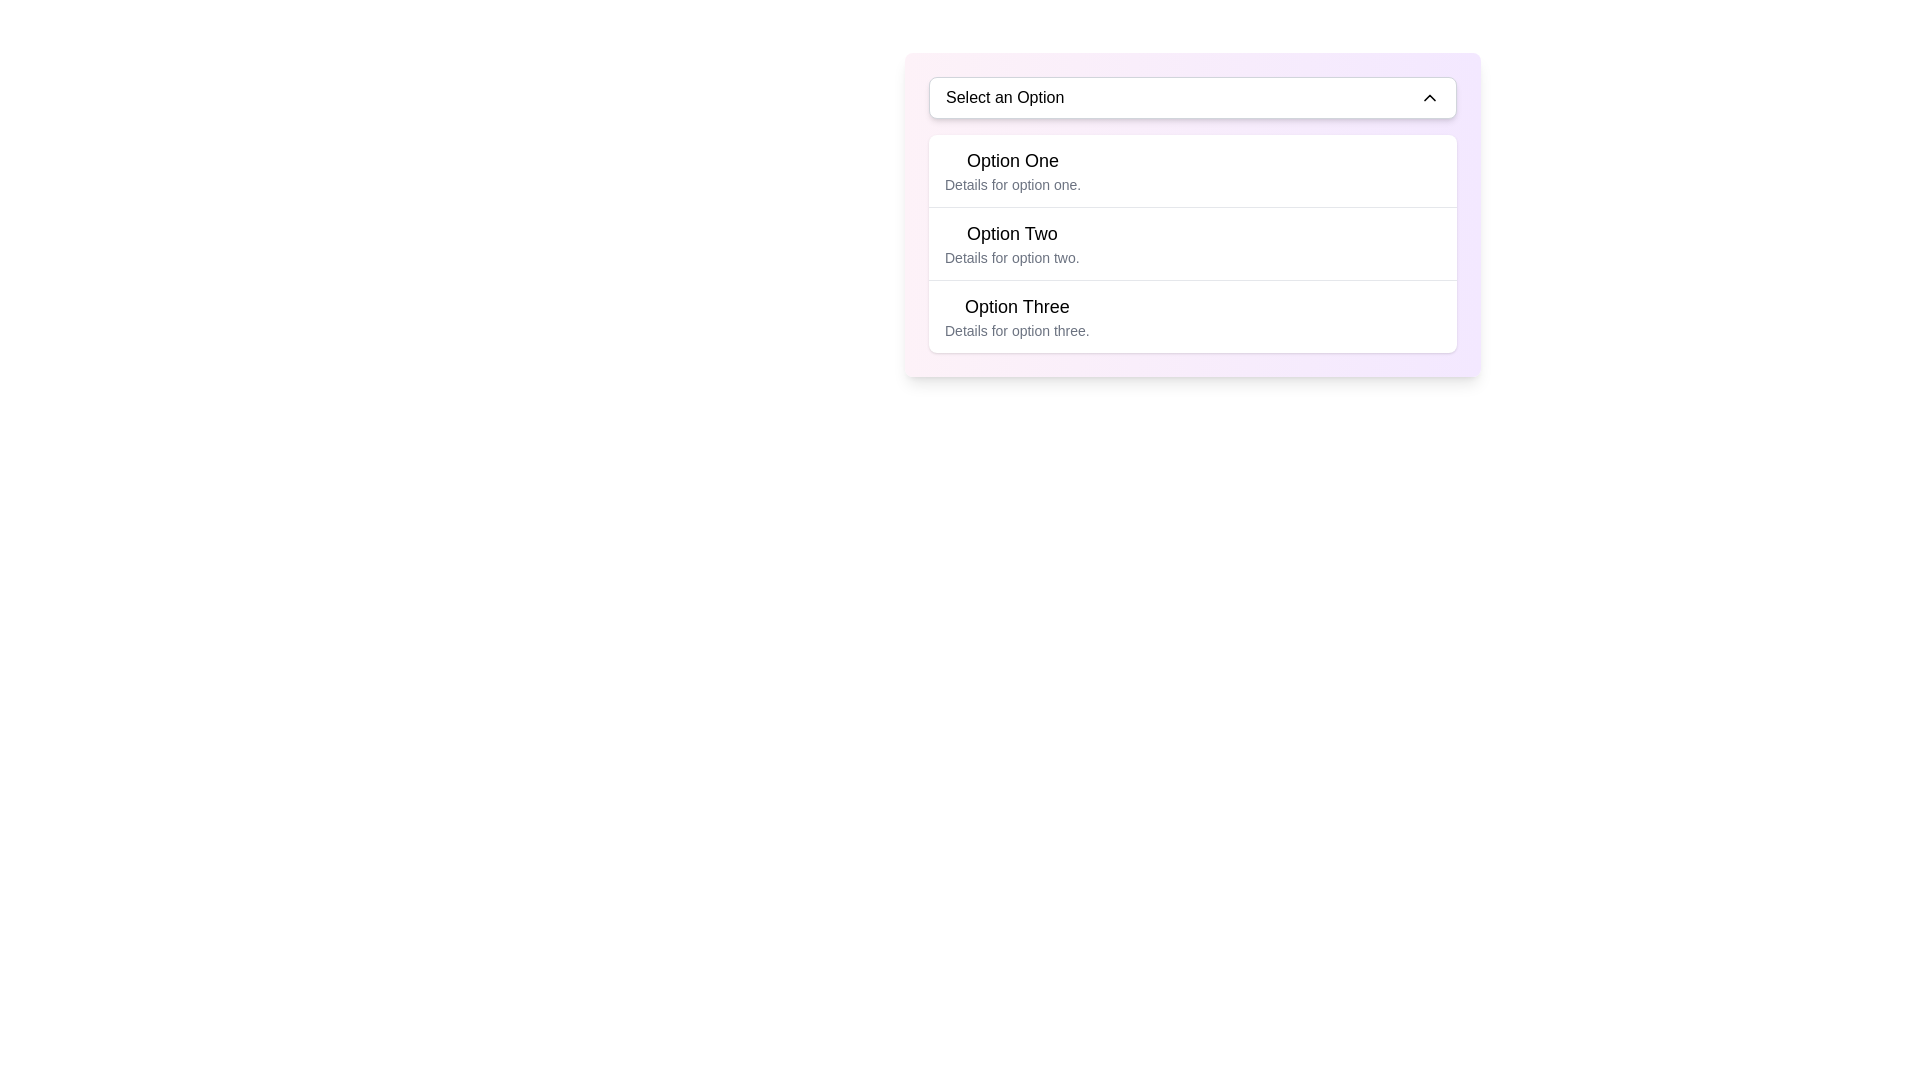 The height and width of the screenshot is (1080, 1920). What do you see at coordinates (1012, 257) in the screenshot?
I see `the descriptive text label located below 'Option Two' and above 'Option Three' in the dropdown menu` at bounding box center [1012, 257].